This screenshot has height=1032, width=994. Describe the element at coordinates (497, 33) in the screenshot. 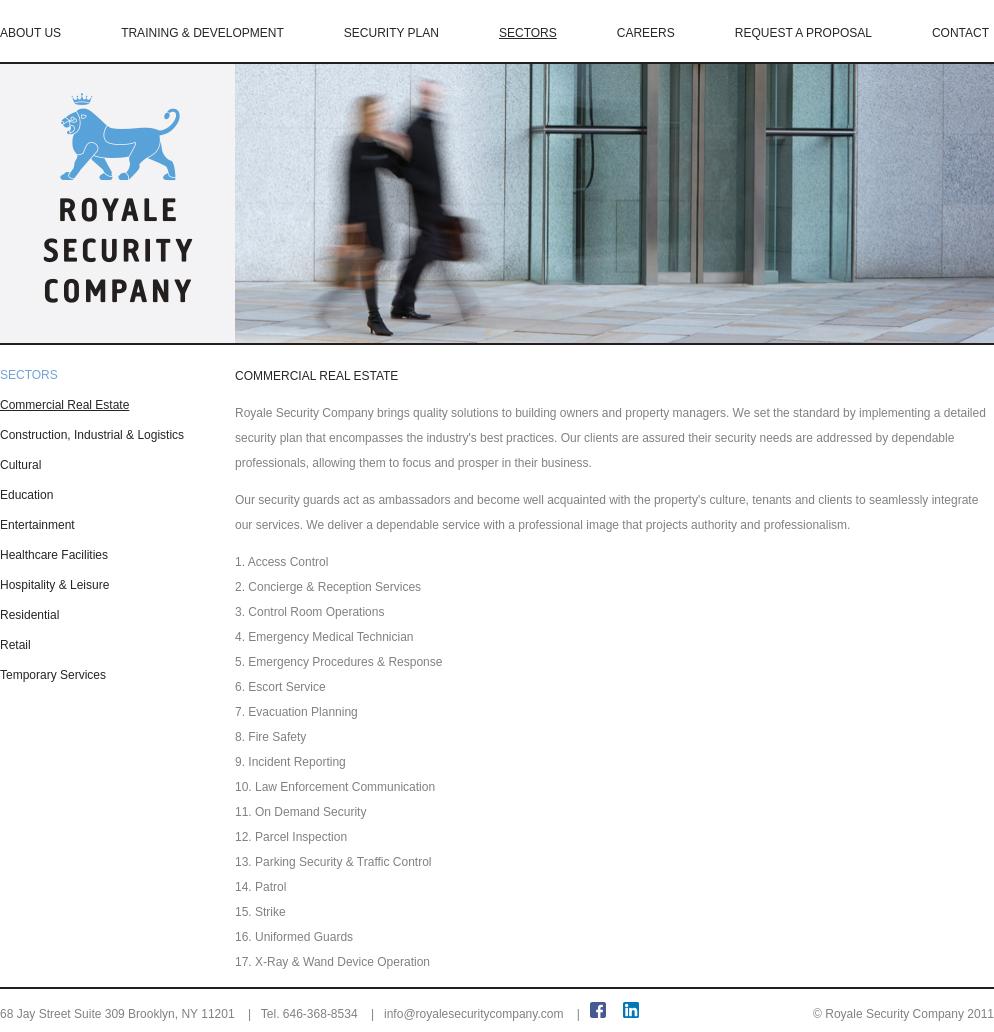

I see `'SECTORS'` at that location.